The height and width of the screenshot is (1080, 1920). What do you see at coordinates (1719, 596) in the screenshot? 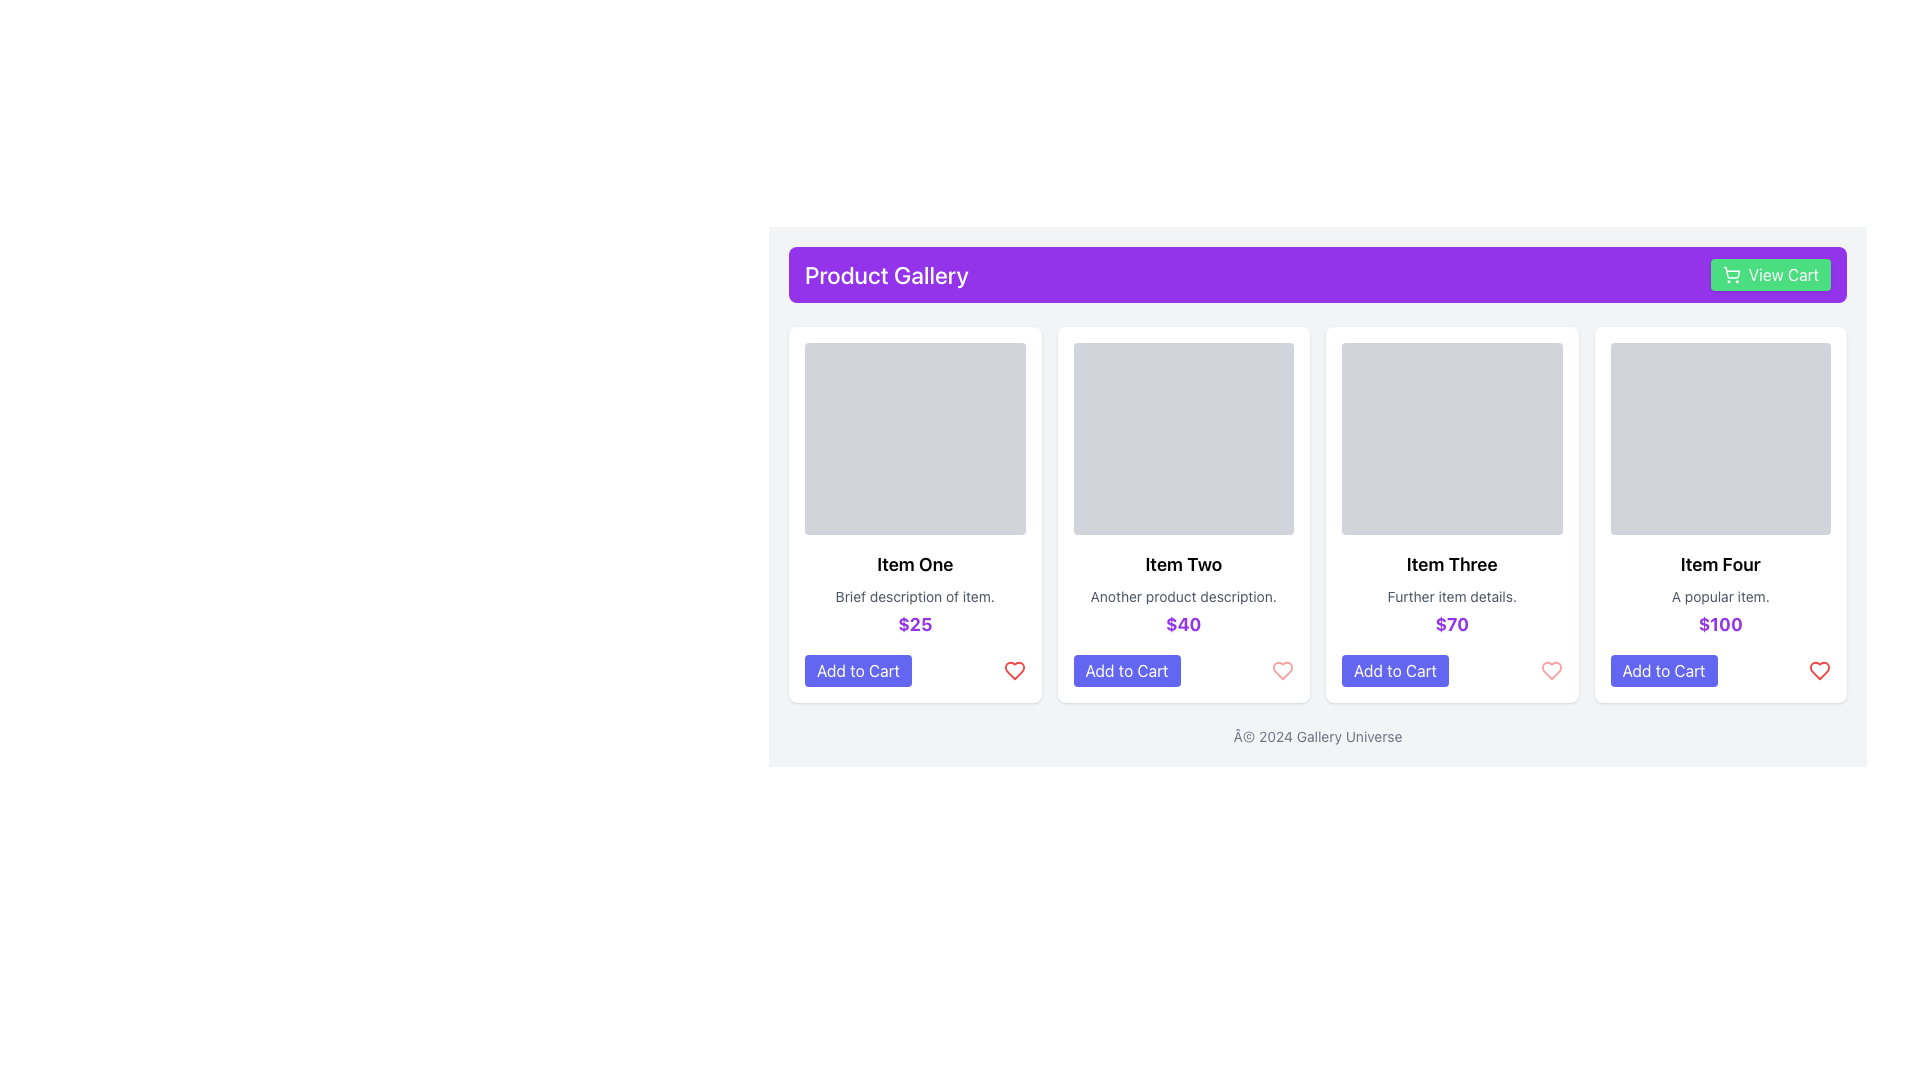
I see `the text element reading 'A popular item.' which is styled in a small, gray font and located in the fourth product card, situated below 'Item Four' and above '$100'` at bounding box center [1719, 596].